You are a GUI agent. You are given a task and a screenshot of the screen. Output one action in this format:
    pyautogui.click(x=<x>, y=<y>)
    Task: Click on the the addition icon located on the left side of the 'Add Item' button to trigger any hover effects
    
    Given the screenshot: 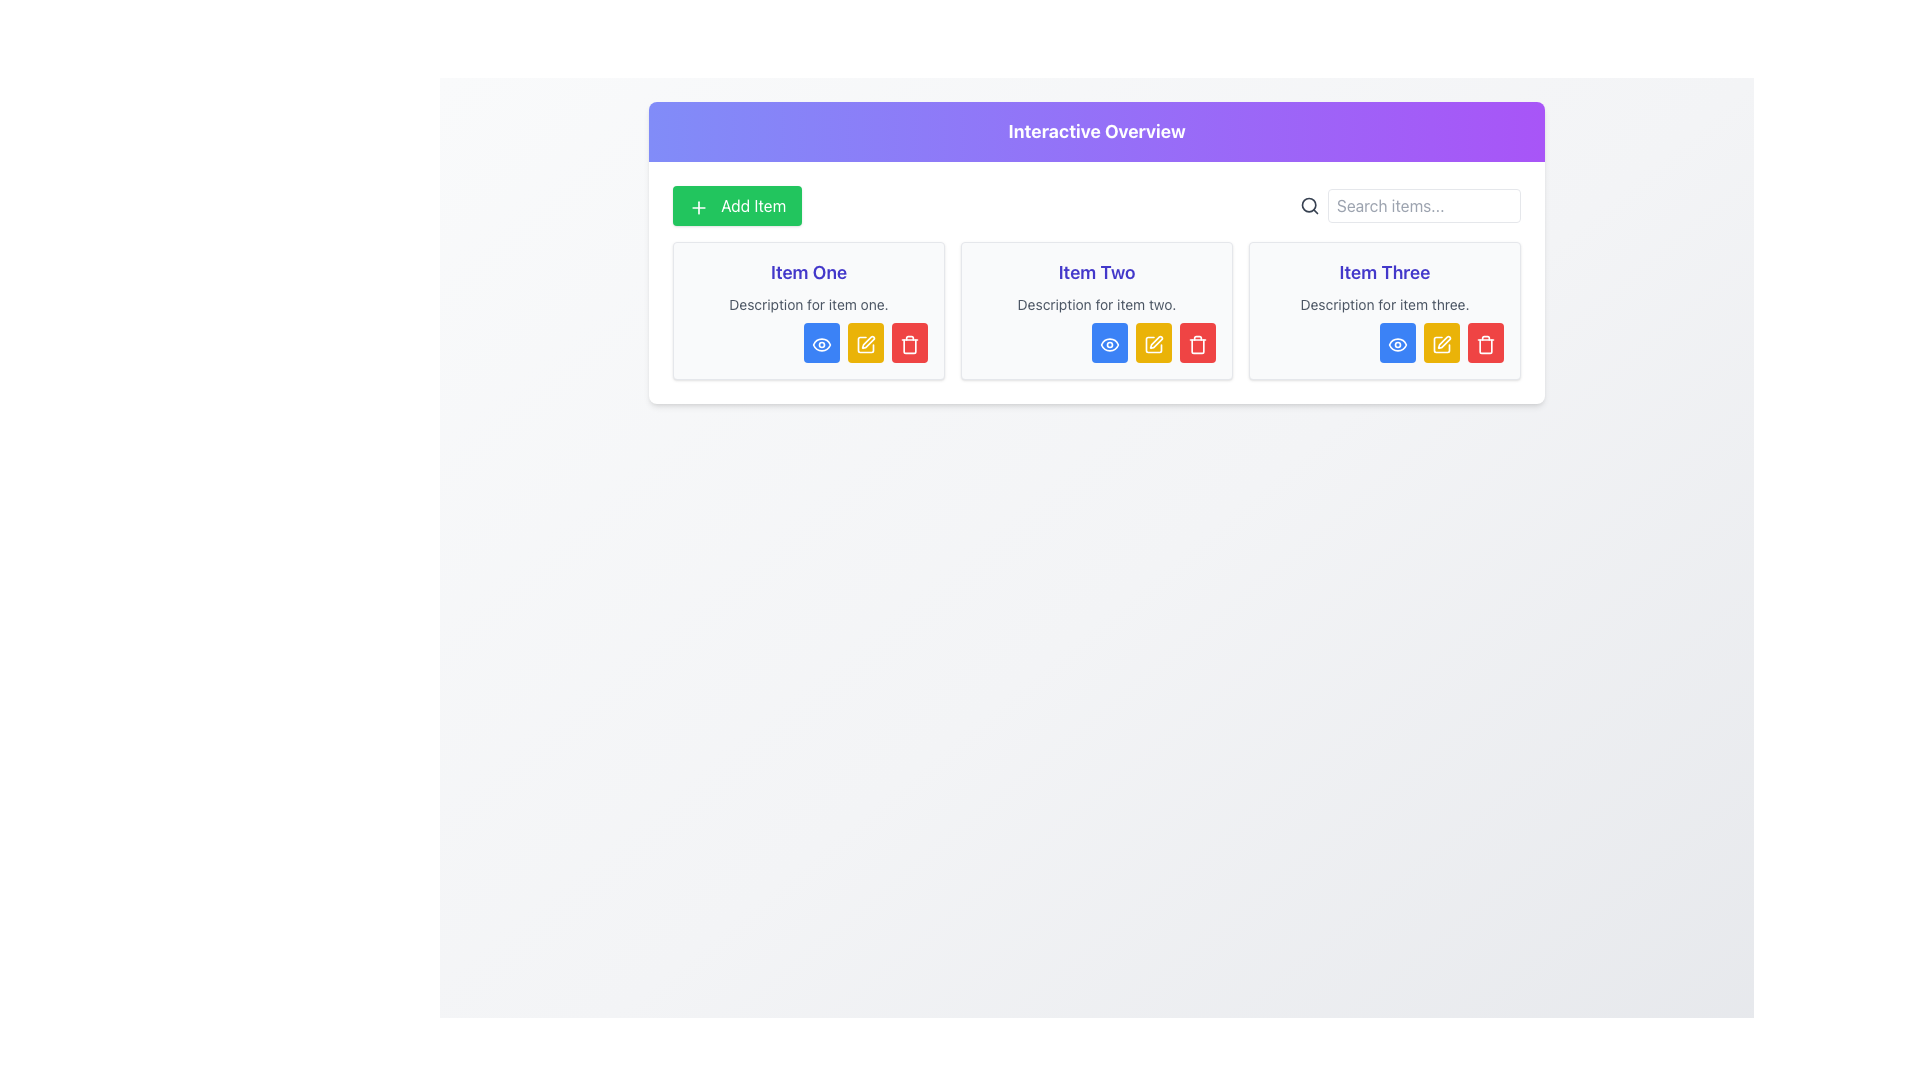 What is the action you would take?
    pyautogui.click(x=699, y=207)
    